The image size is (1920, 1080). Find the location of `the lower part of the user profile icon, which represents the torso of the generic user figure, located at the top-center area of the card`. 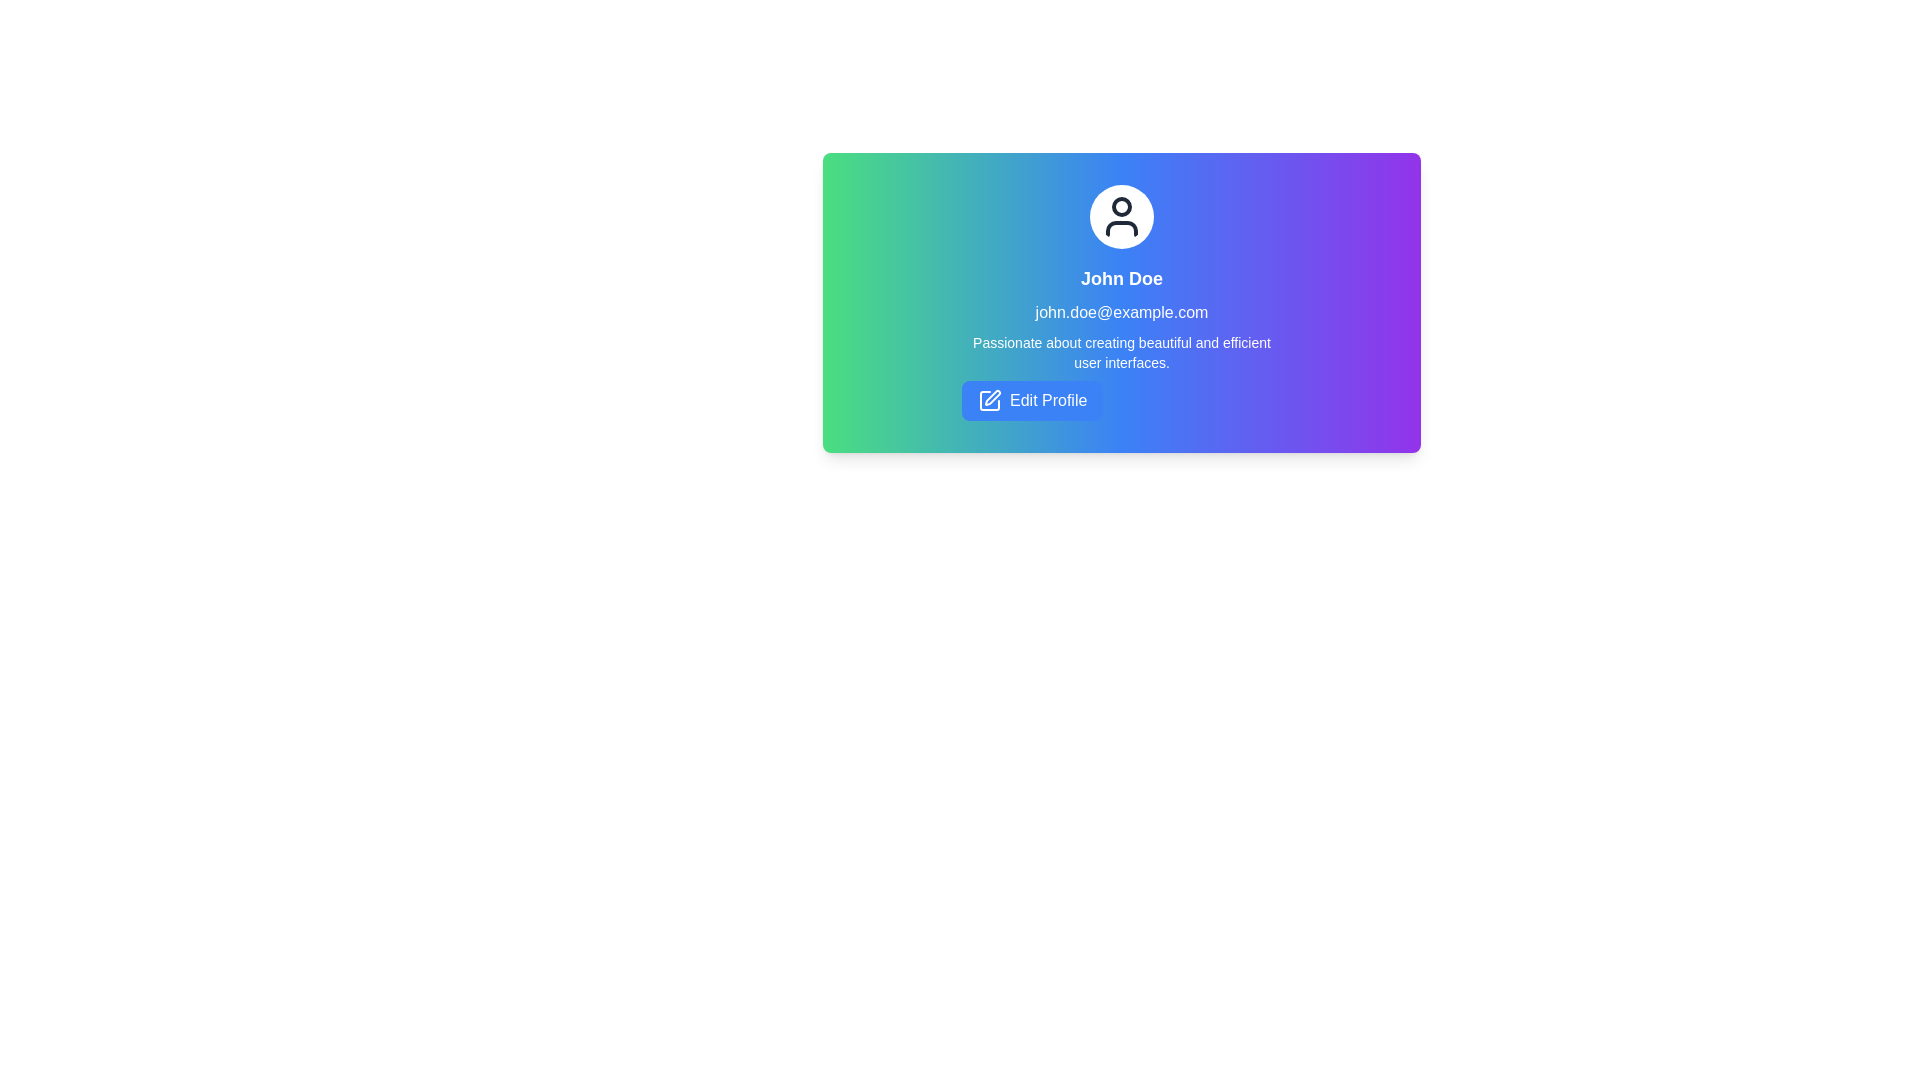

the lower part of the user profile icon, which represents the torso of the generic user figure, located at the top-center area of the card is located at coordinates (1122, 227).